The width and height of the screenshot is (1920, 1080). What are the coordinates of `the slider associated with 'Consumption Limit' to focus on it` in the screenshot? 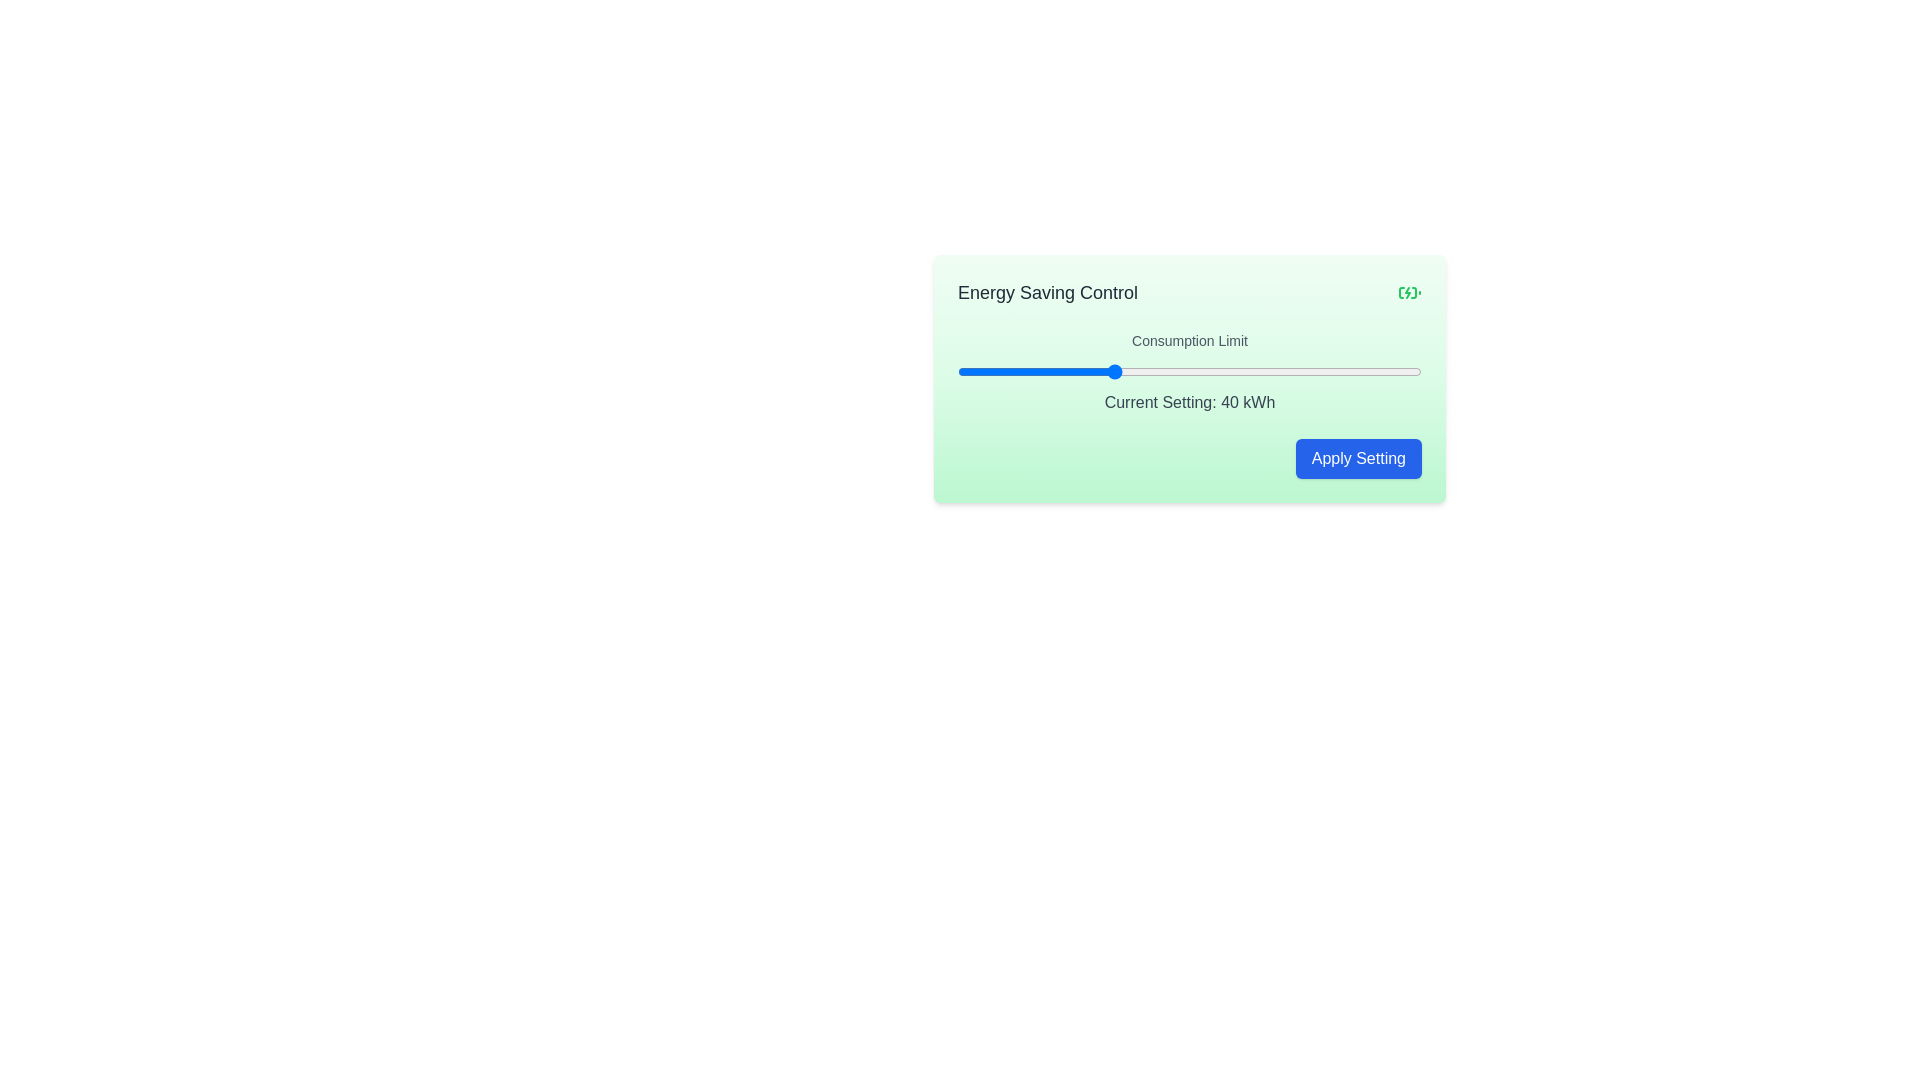 It's located at (1190, 371).